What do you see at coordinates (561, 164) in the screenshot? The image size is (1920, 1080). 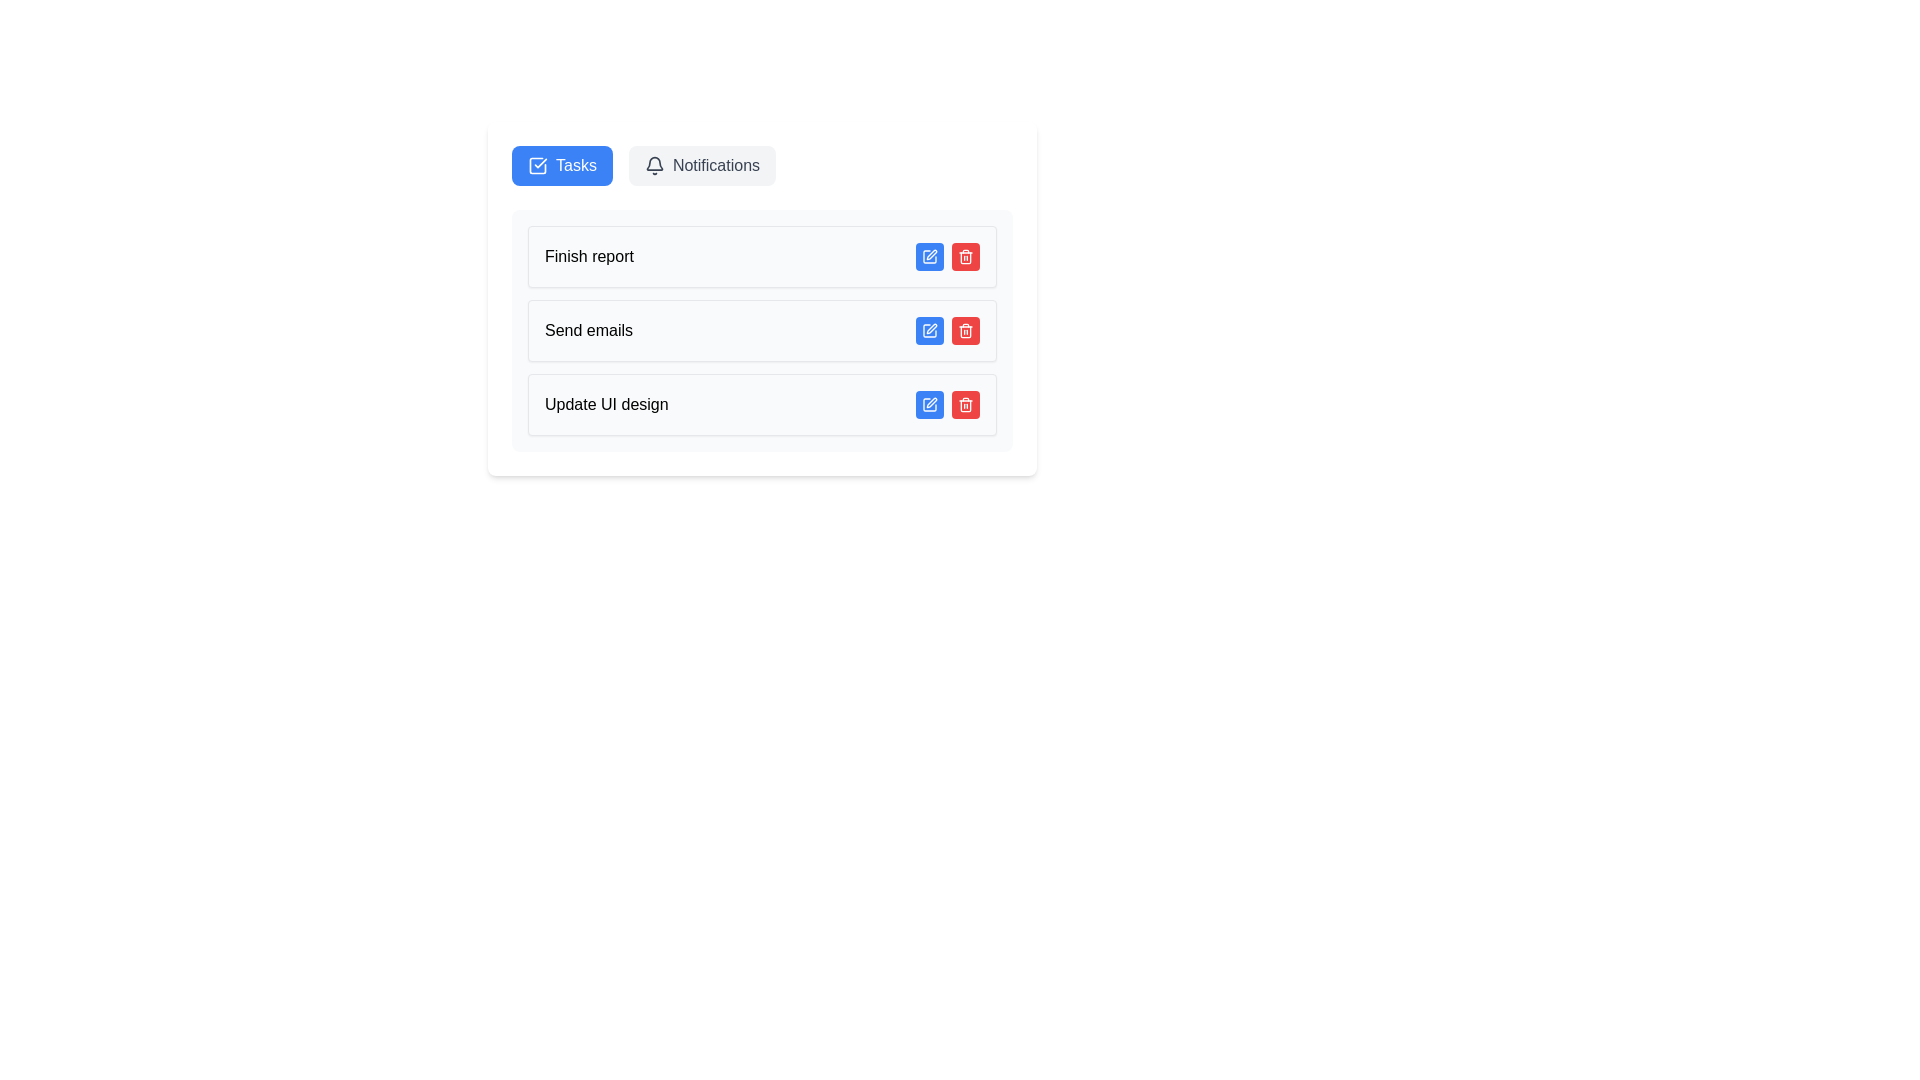 I see `the first button in the horizontal list at the top of the panel` at bounding box center [561, 164].